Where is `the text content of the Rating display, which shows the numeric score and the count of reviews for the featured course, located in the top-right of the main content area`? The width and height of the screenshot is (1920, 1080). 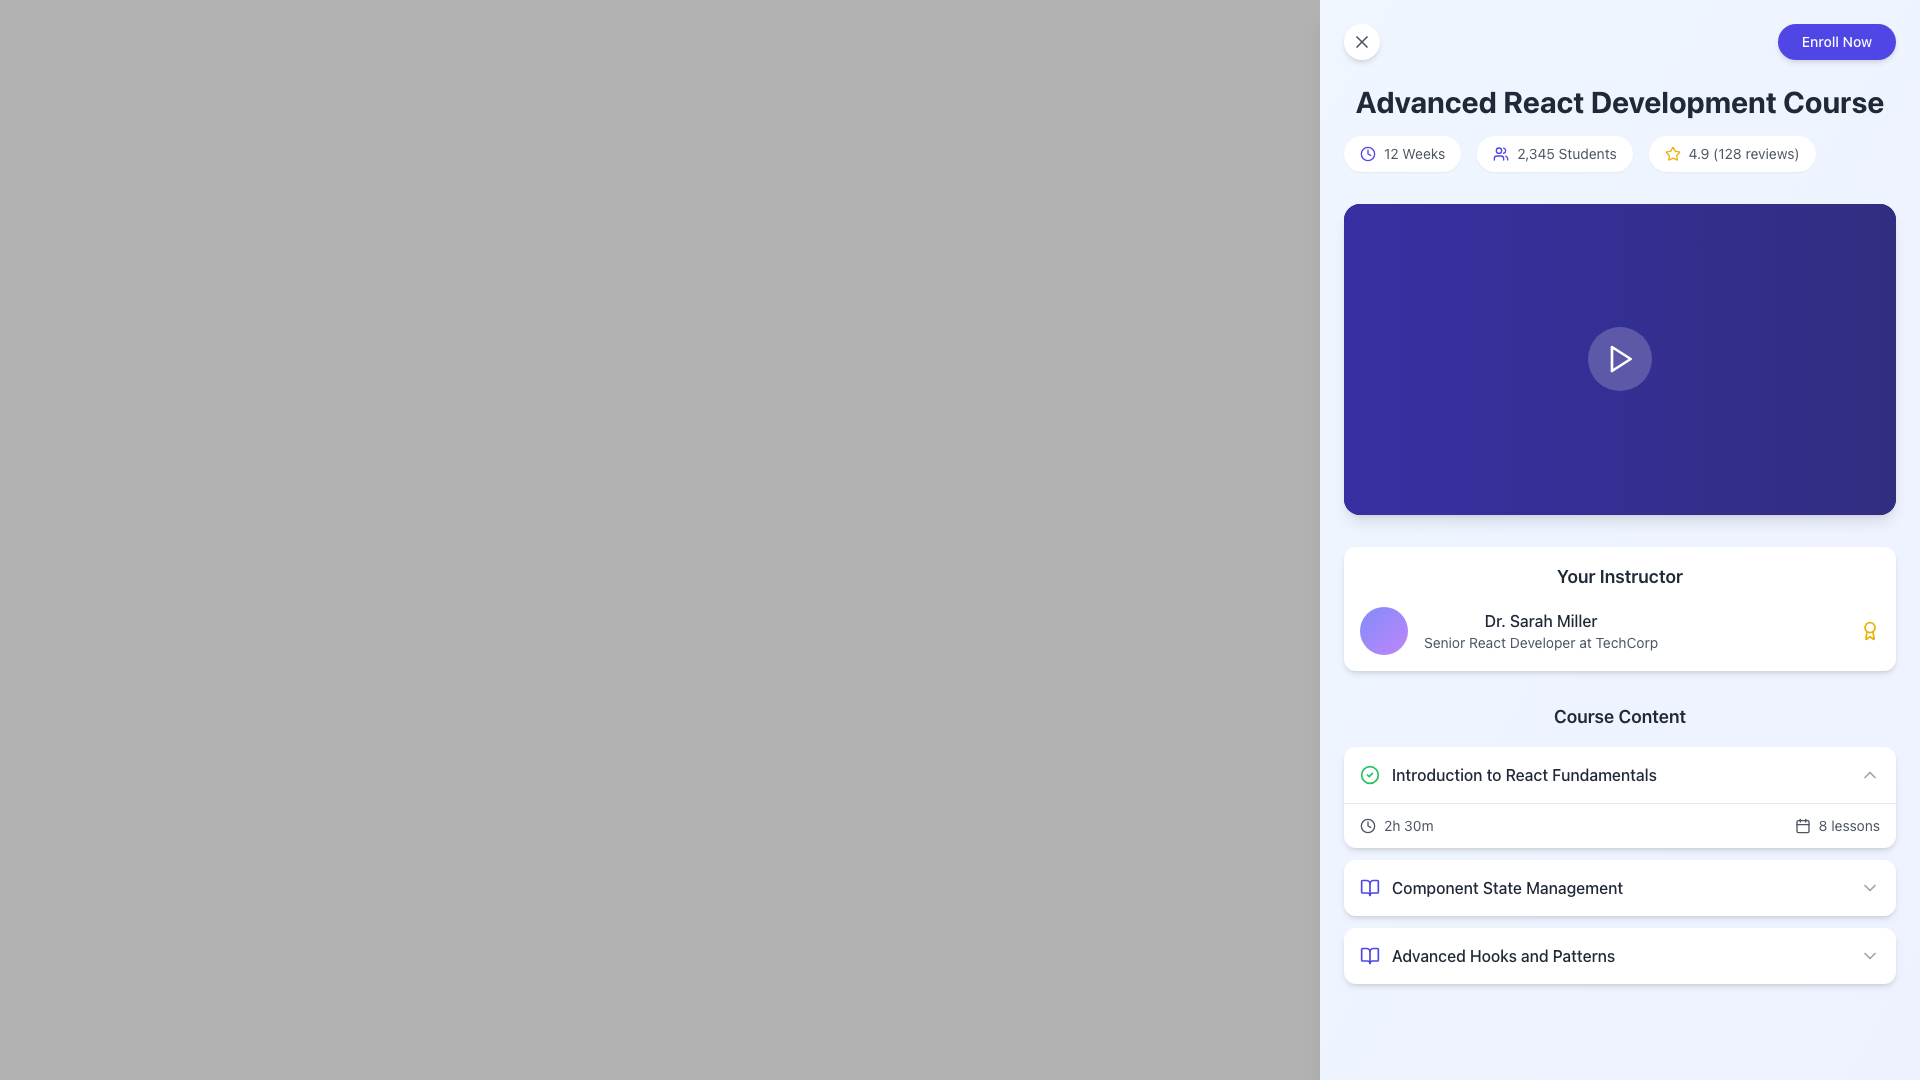
the text content of the Rating display, which shows the numeric score and the count of reviews for the featured course, located in the top-right of the main content area is located at coordinates (1743, 153).